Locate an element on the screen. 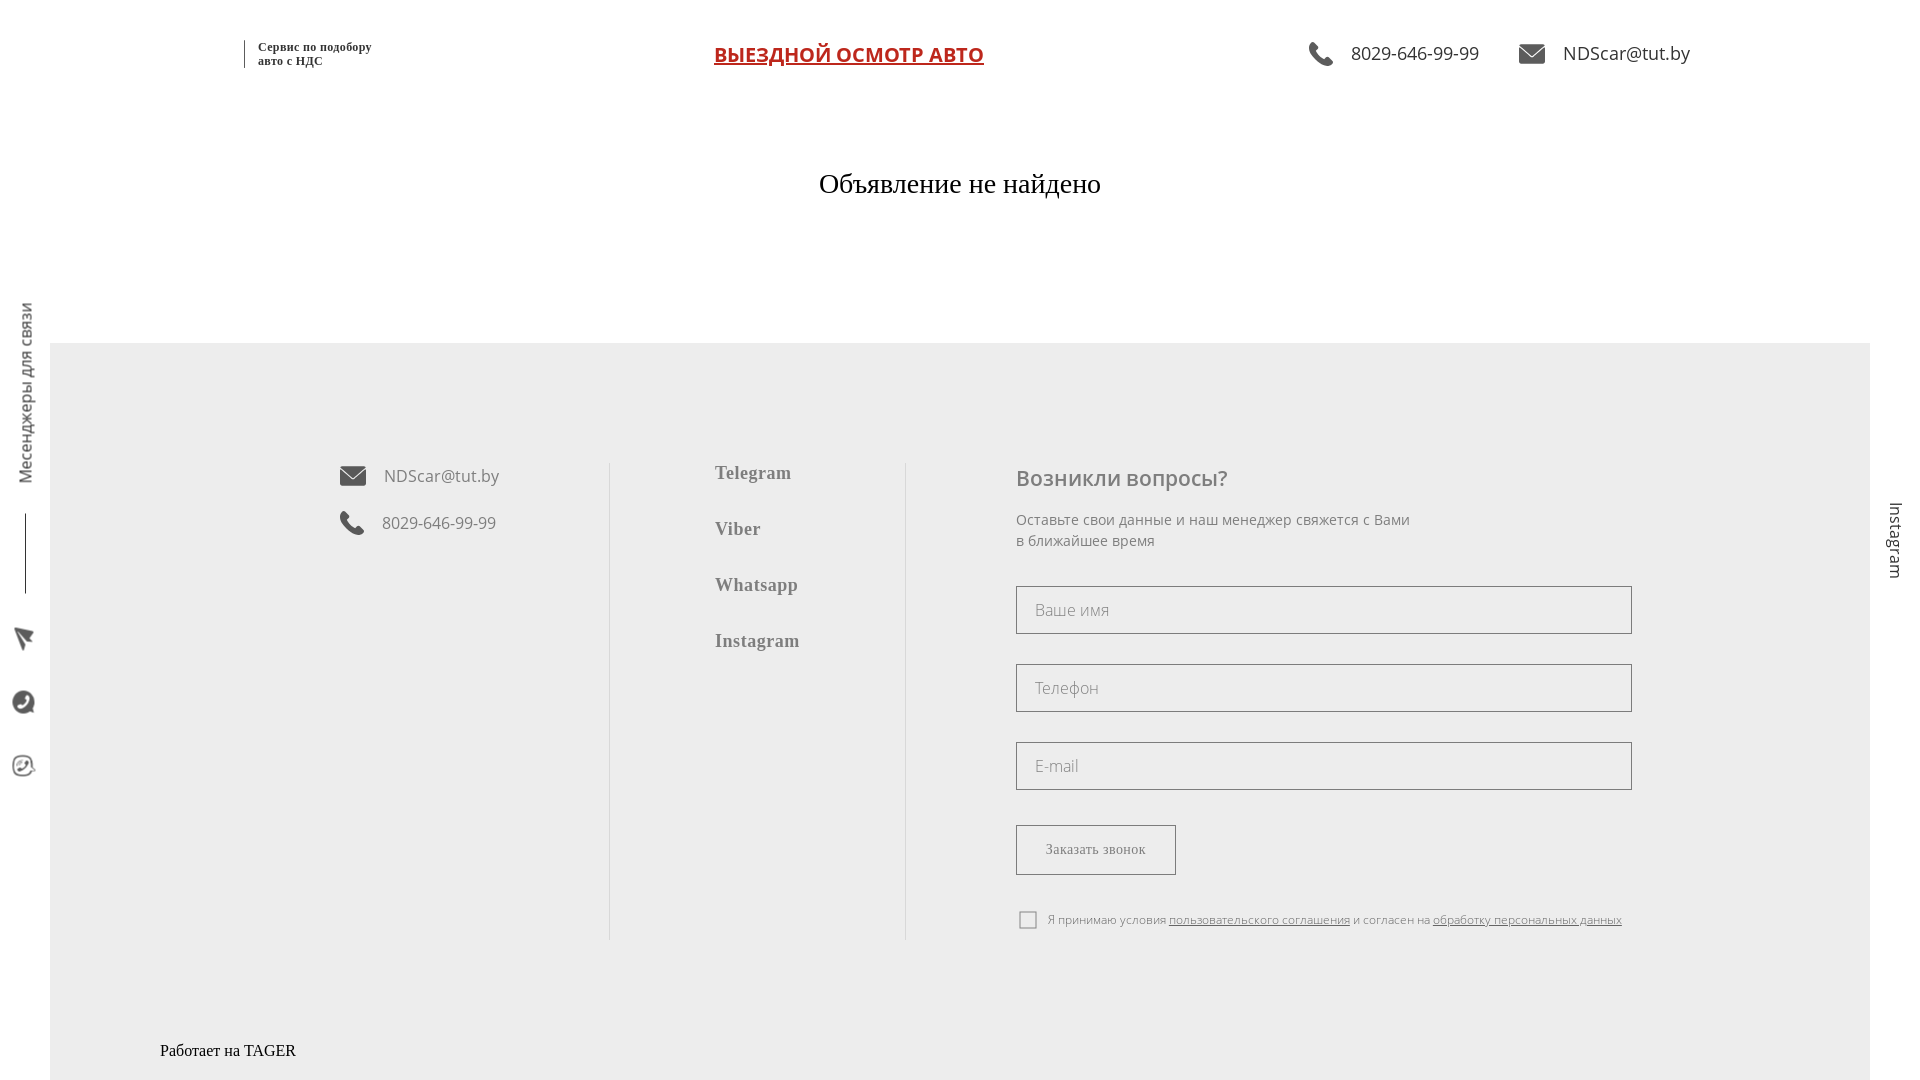 The height and width of the screenshot is (1080, 1920). '8029-646-99-99' is located at coordinates (418, 522).